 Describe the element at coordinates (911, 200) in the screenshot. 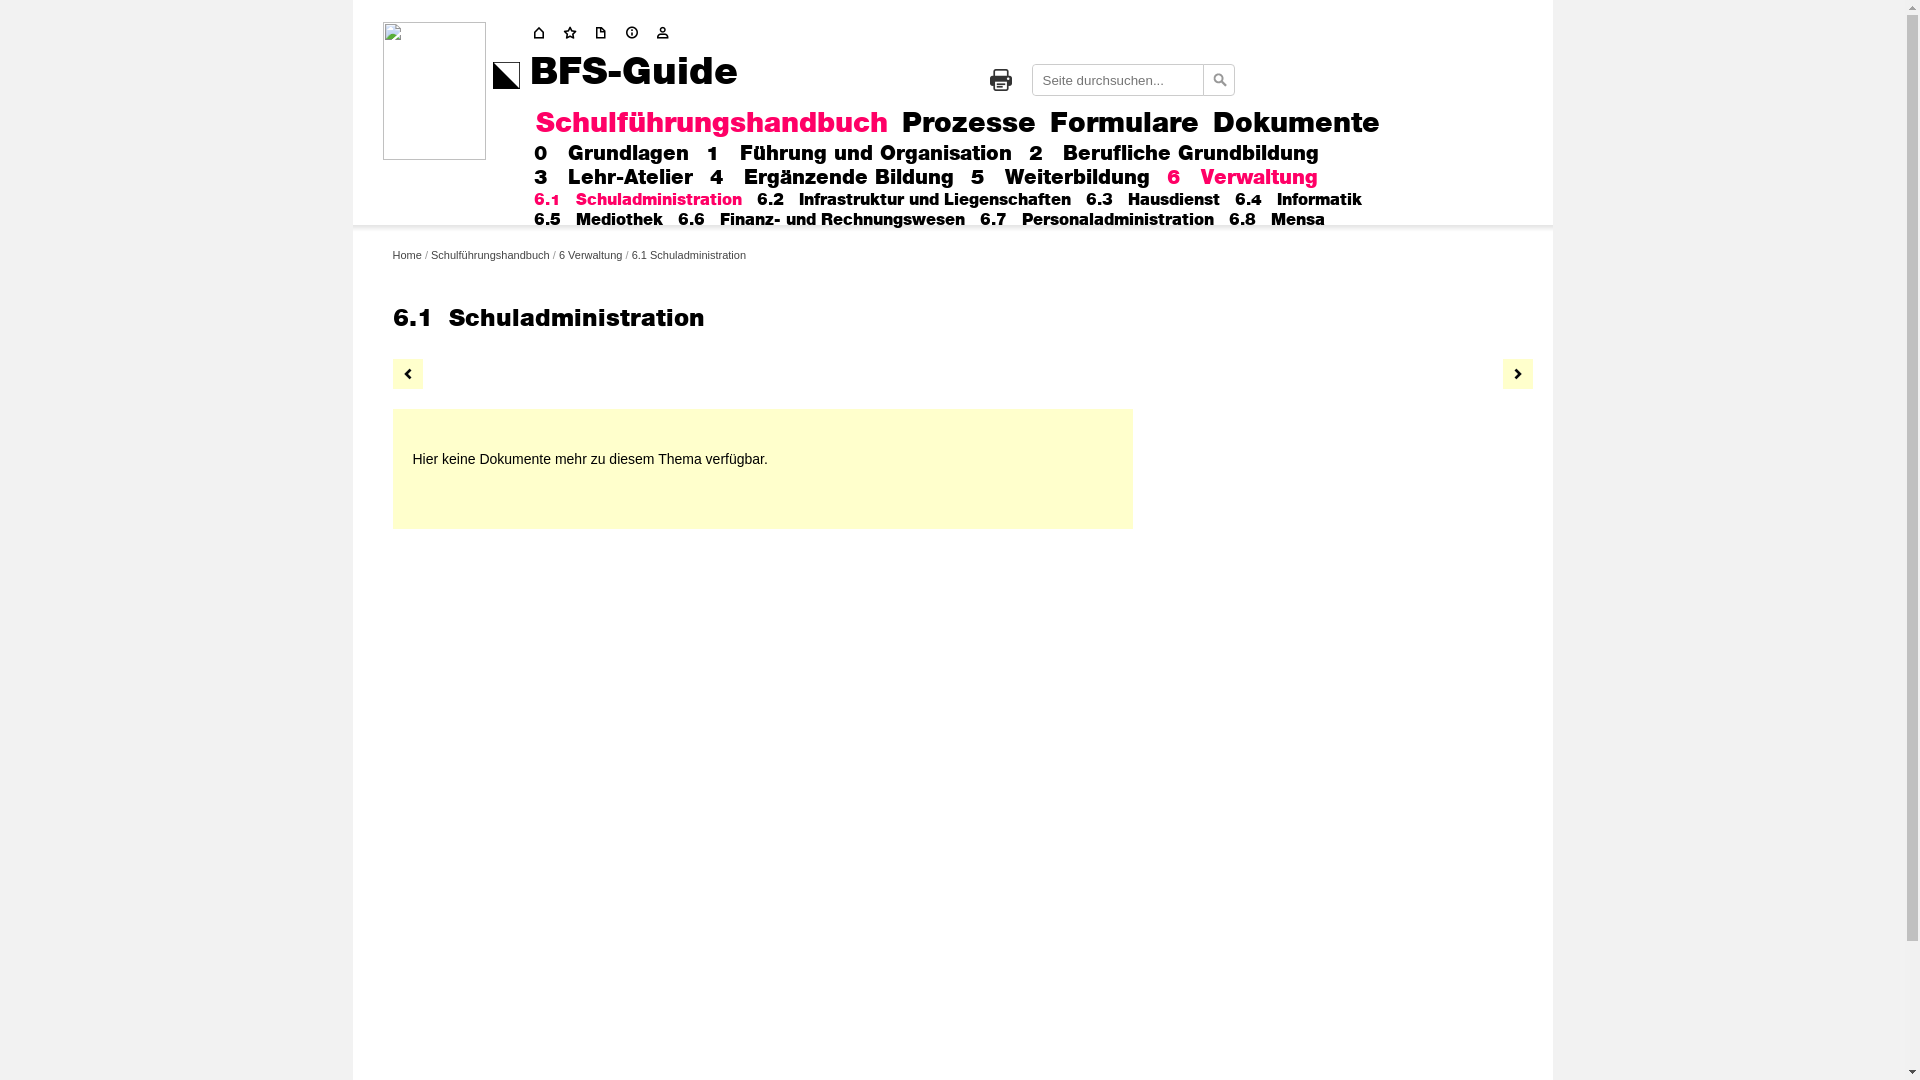

I see `'6.2   Infrastruktur und Liegenschaften'` at that location.